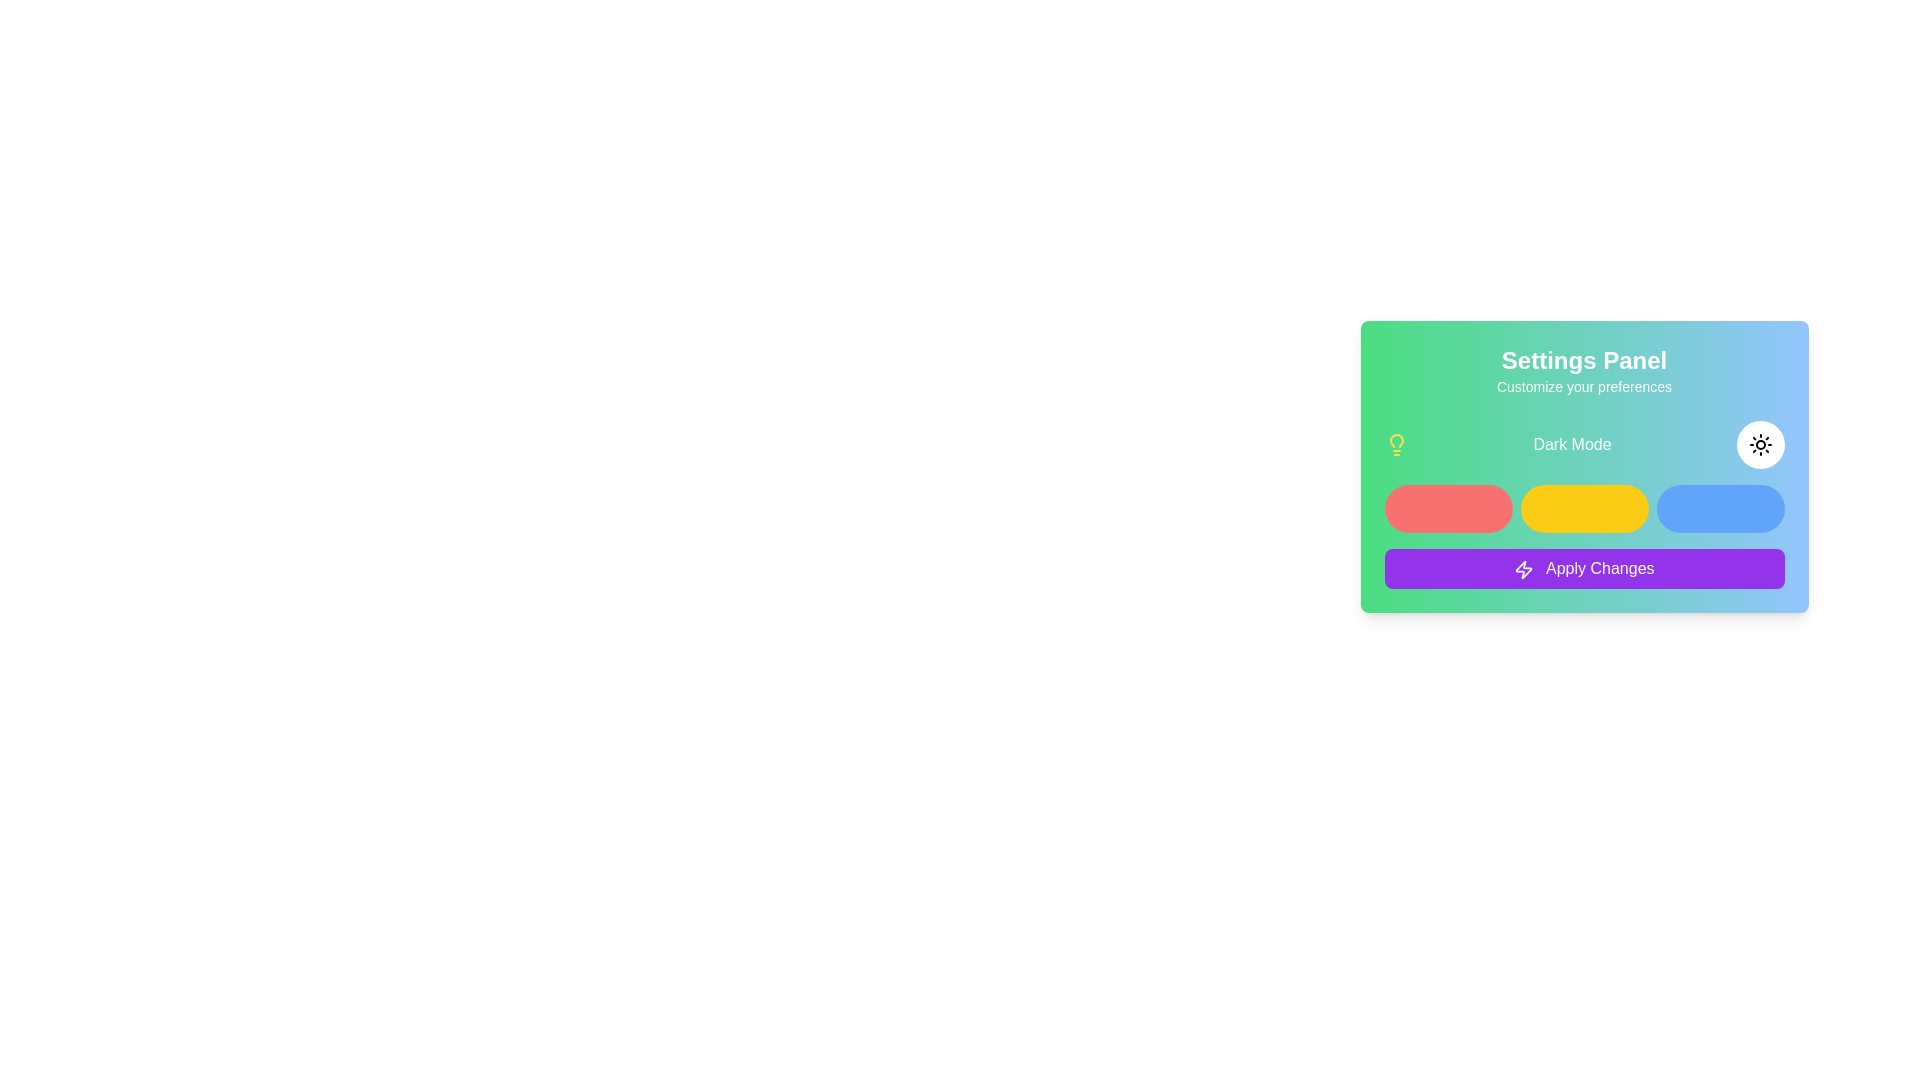  I want to click on header text element located at the top of the panel, which provides context to the elements below it, so click(1583, 361).